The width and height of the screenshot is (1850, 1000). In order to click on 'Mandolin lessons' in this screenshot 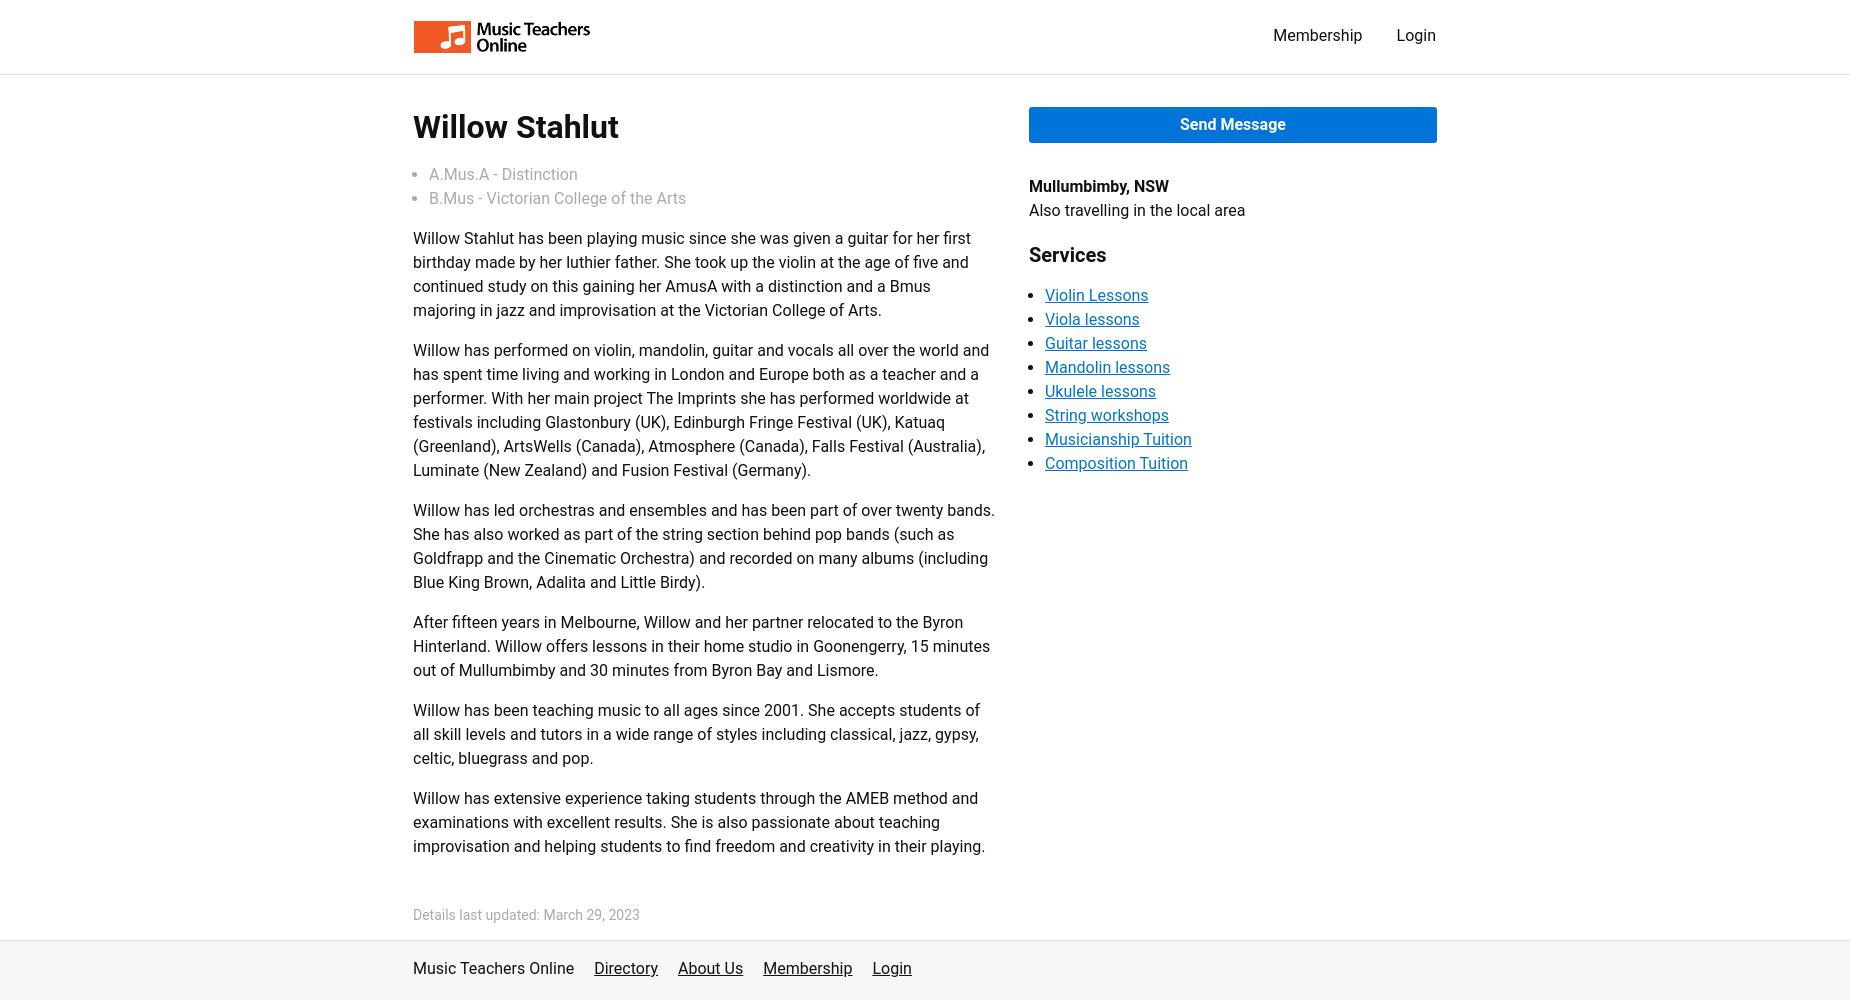, I will do `click(1042, 366)`.